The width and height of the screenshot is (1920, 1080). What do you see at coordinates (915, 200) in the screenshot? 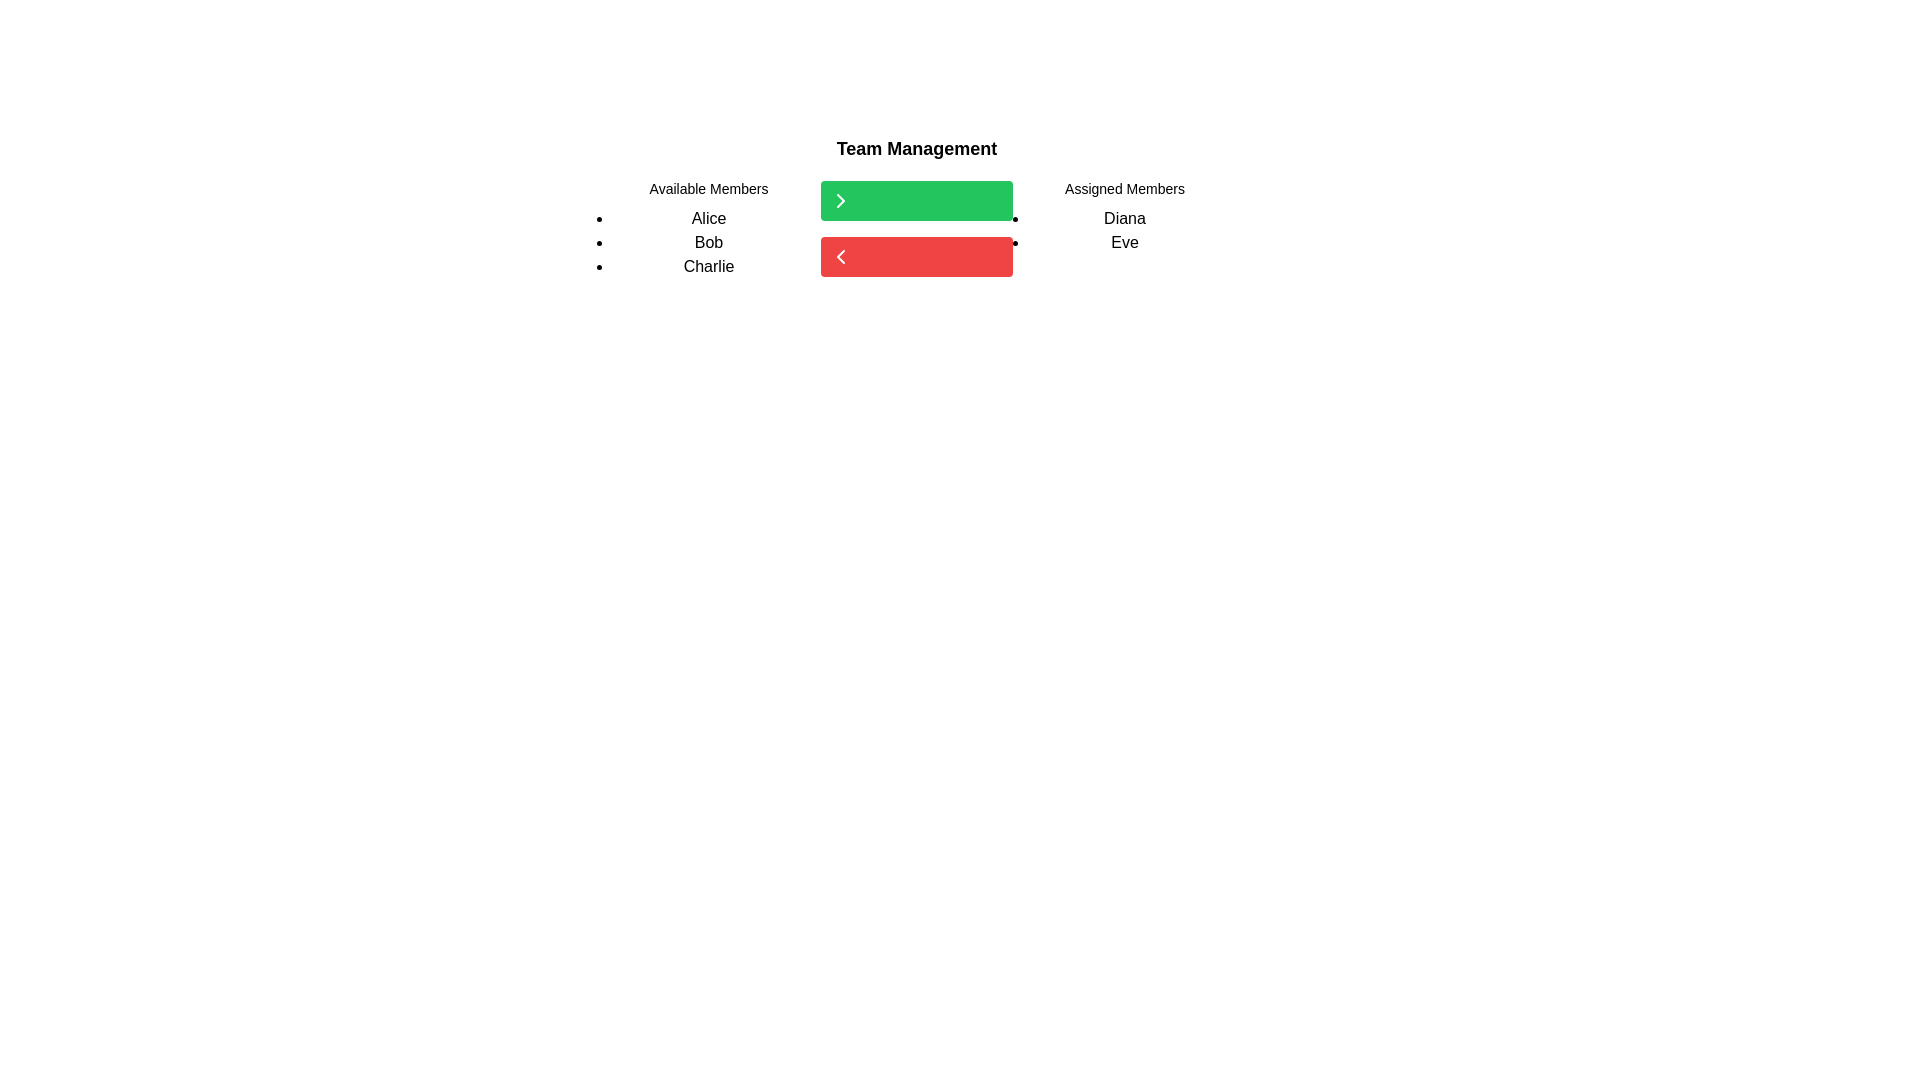
I see `the first button that transfers items from the 'Available Members' list to the 'Assigned Members' list` at bounding box center [915, 200].